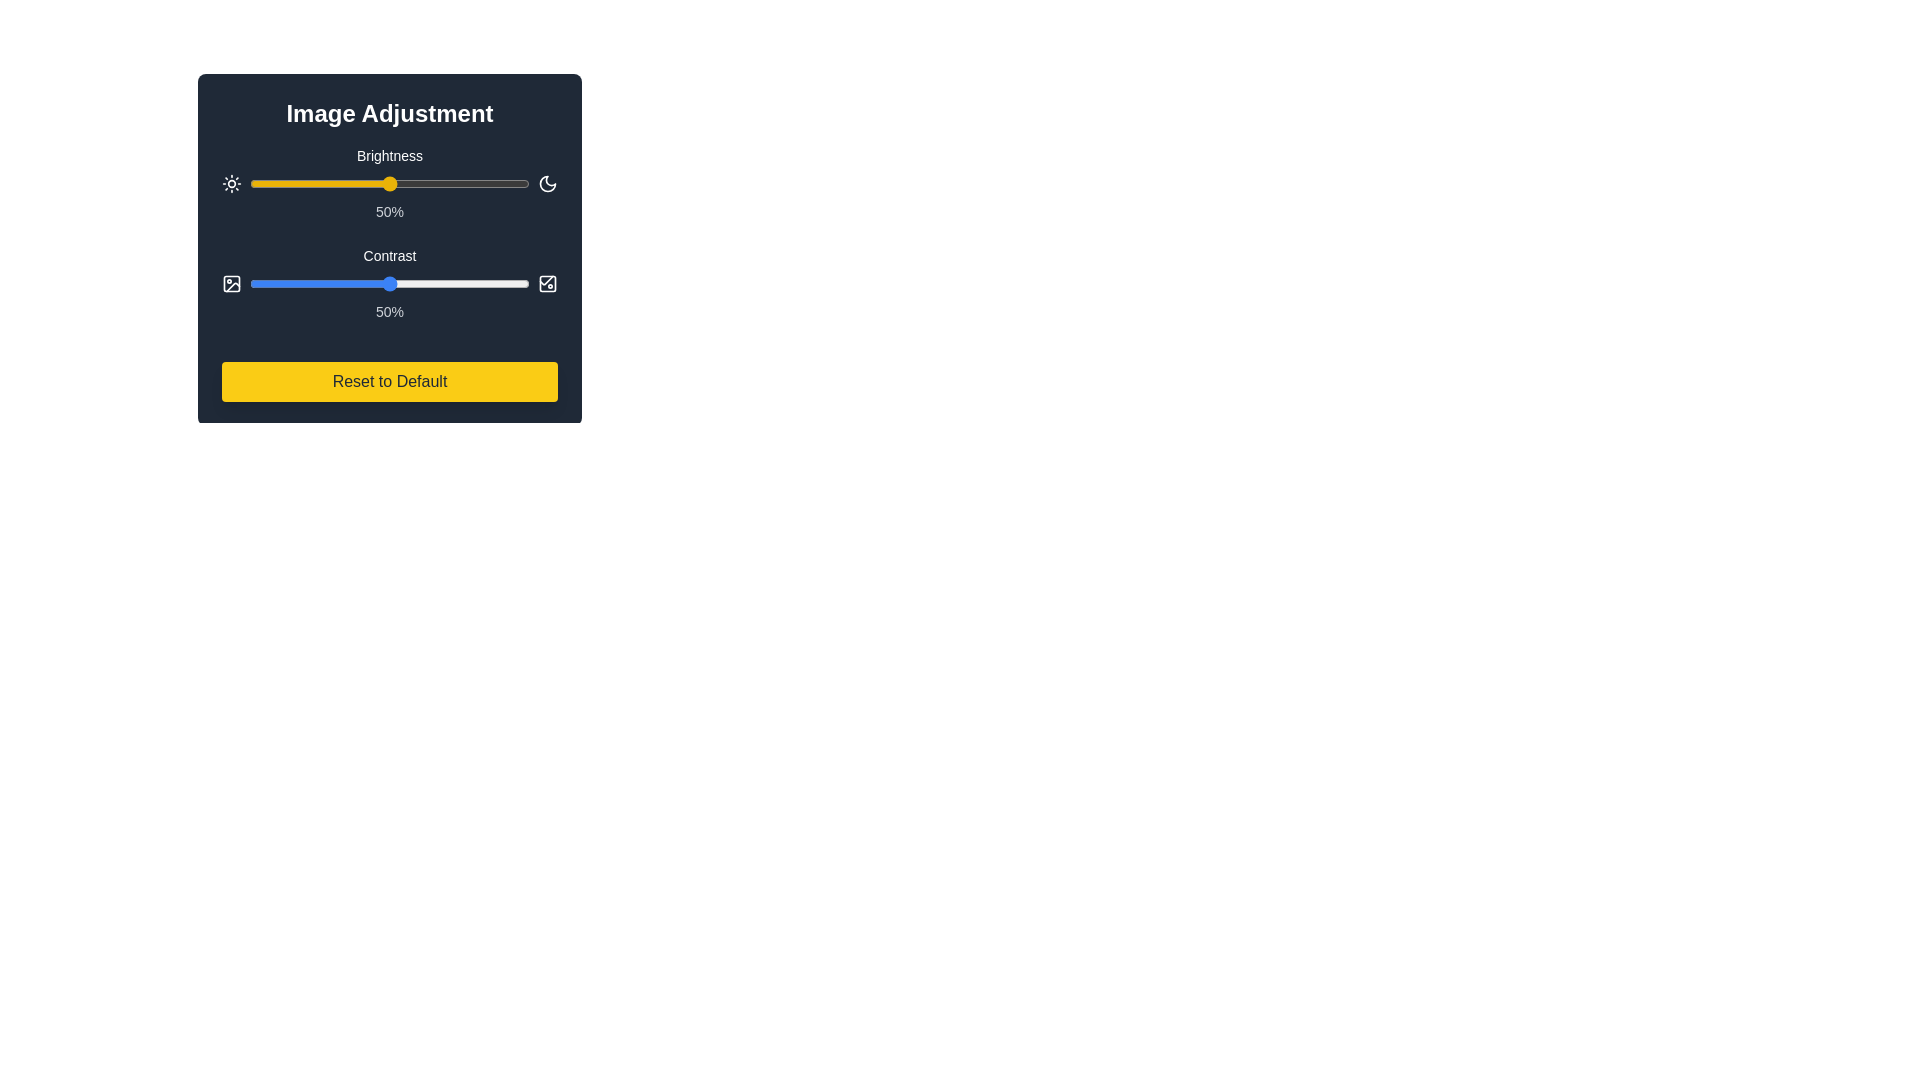 The width and height of the screenshot is (1920, 1080). I want to click on the text label displaying '50%' which is styled in small, light gray text, located below the brightness slider and aligned with its center, so click(389, 212).